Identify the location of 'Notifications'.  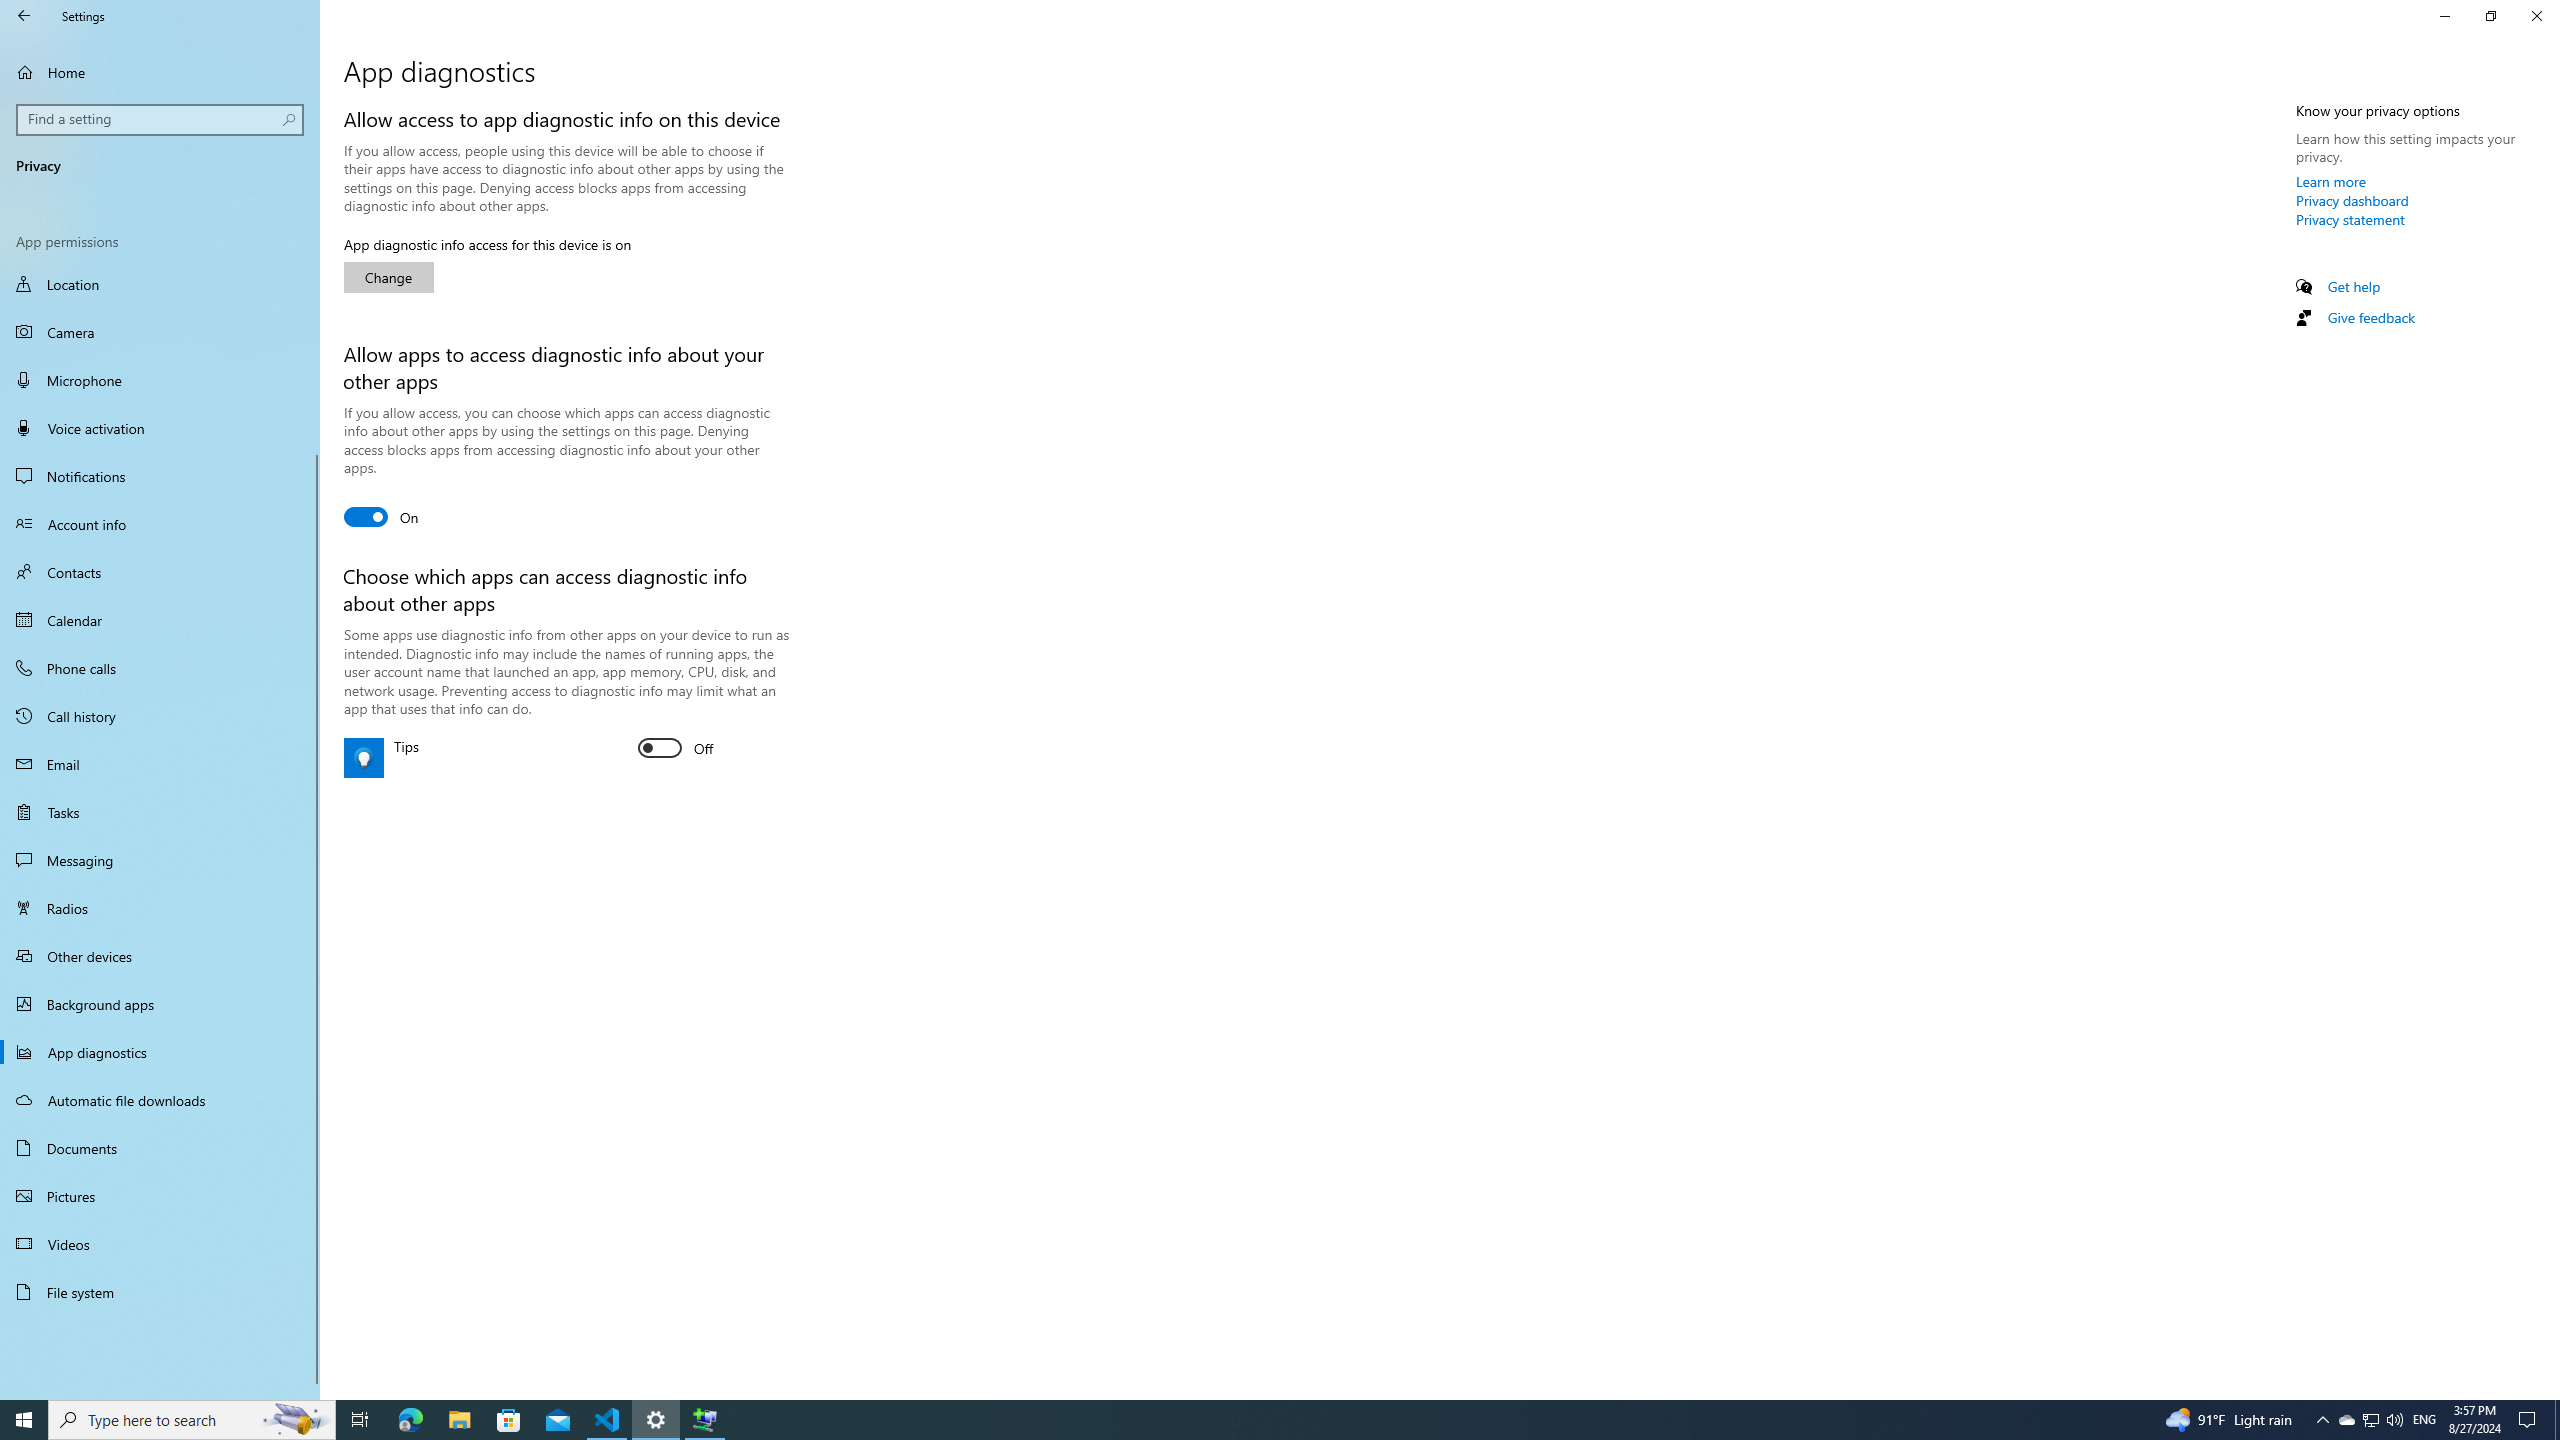
(159, 474).